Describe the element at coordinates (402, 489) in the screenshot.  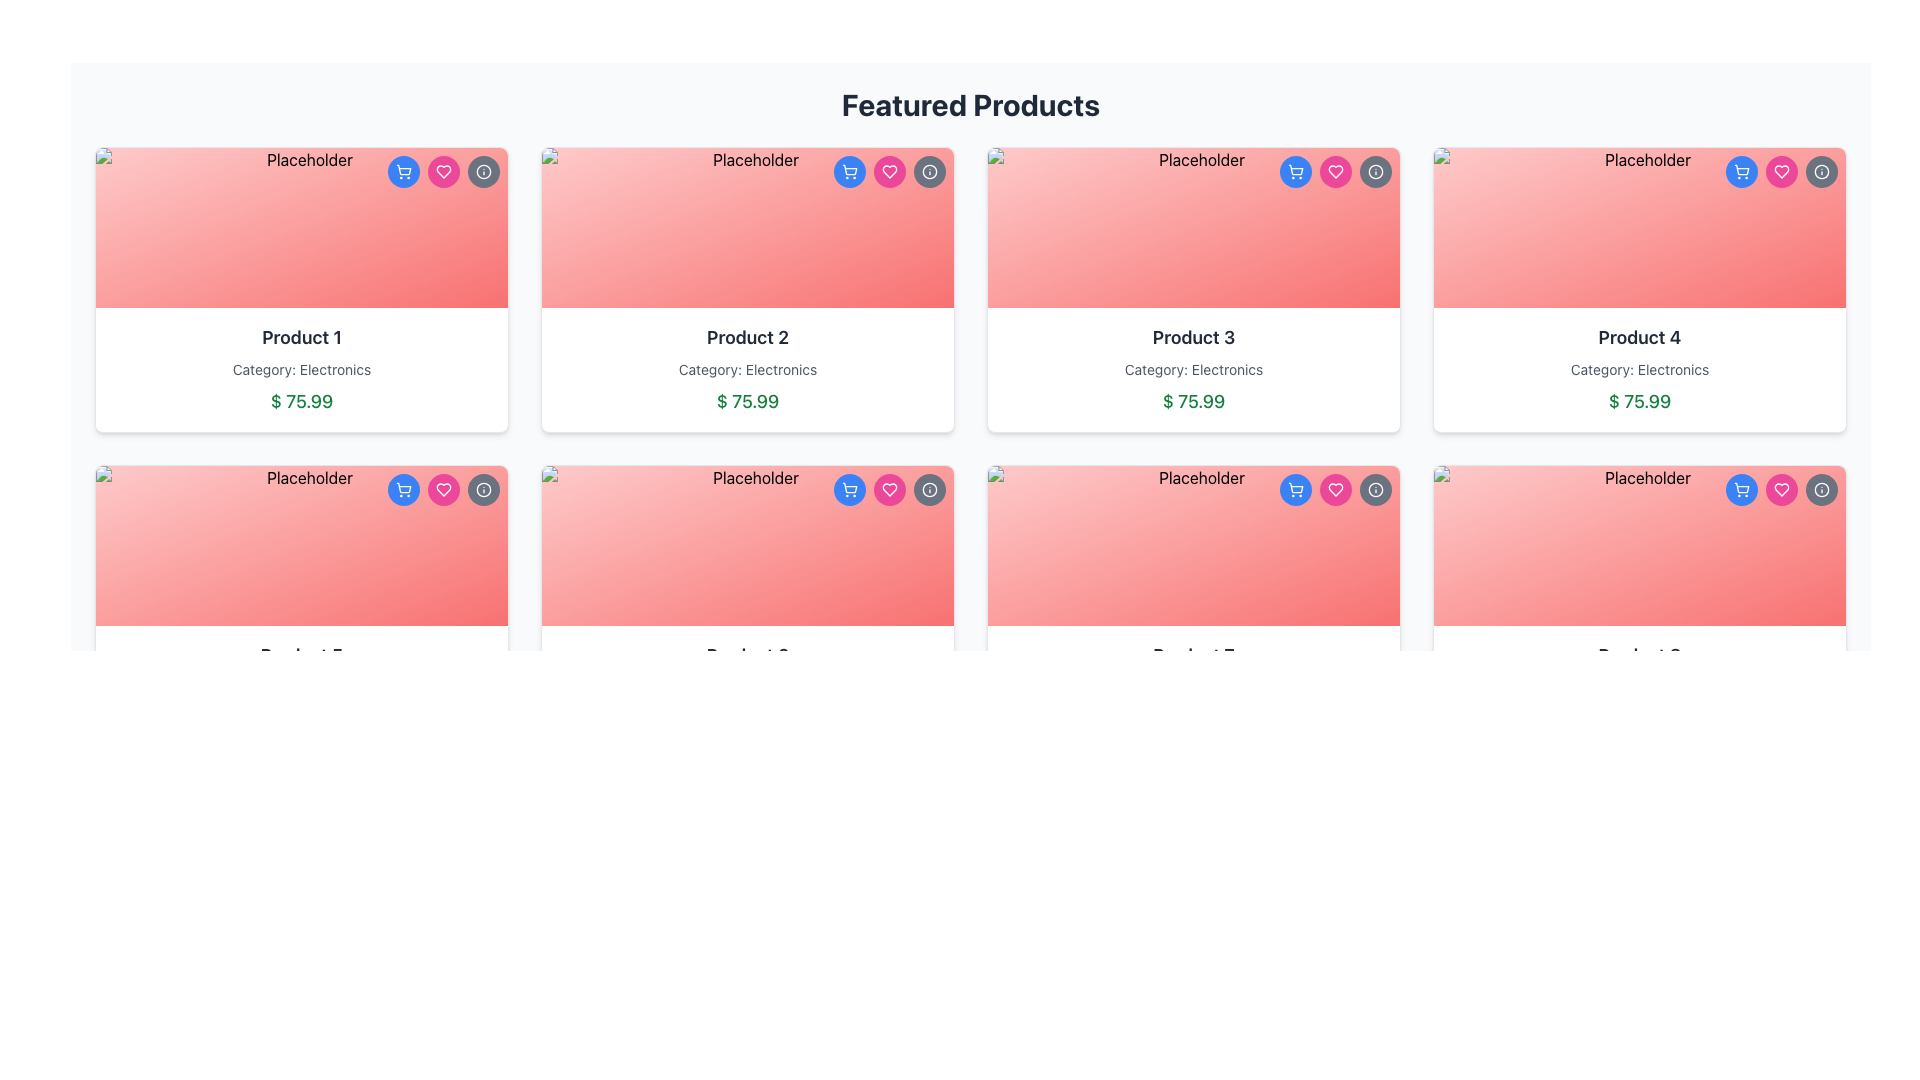
I see `the circular blue button with a white shopping cart icon located at the top-right of the product card` at that location.